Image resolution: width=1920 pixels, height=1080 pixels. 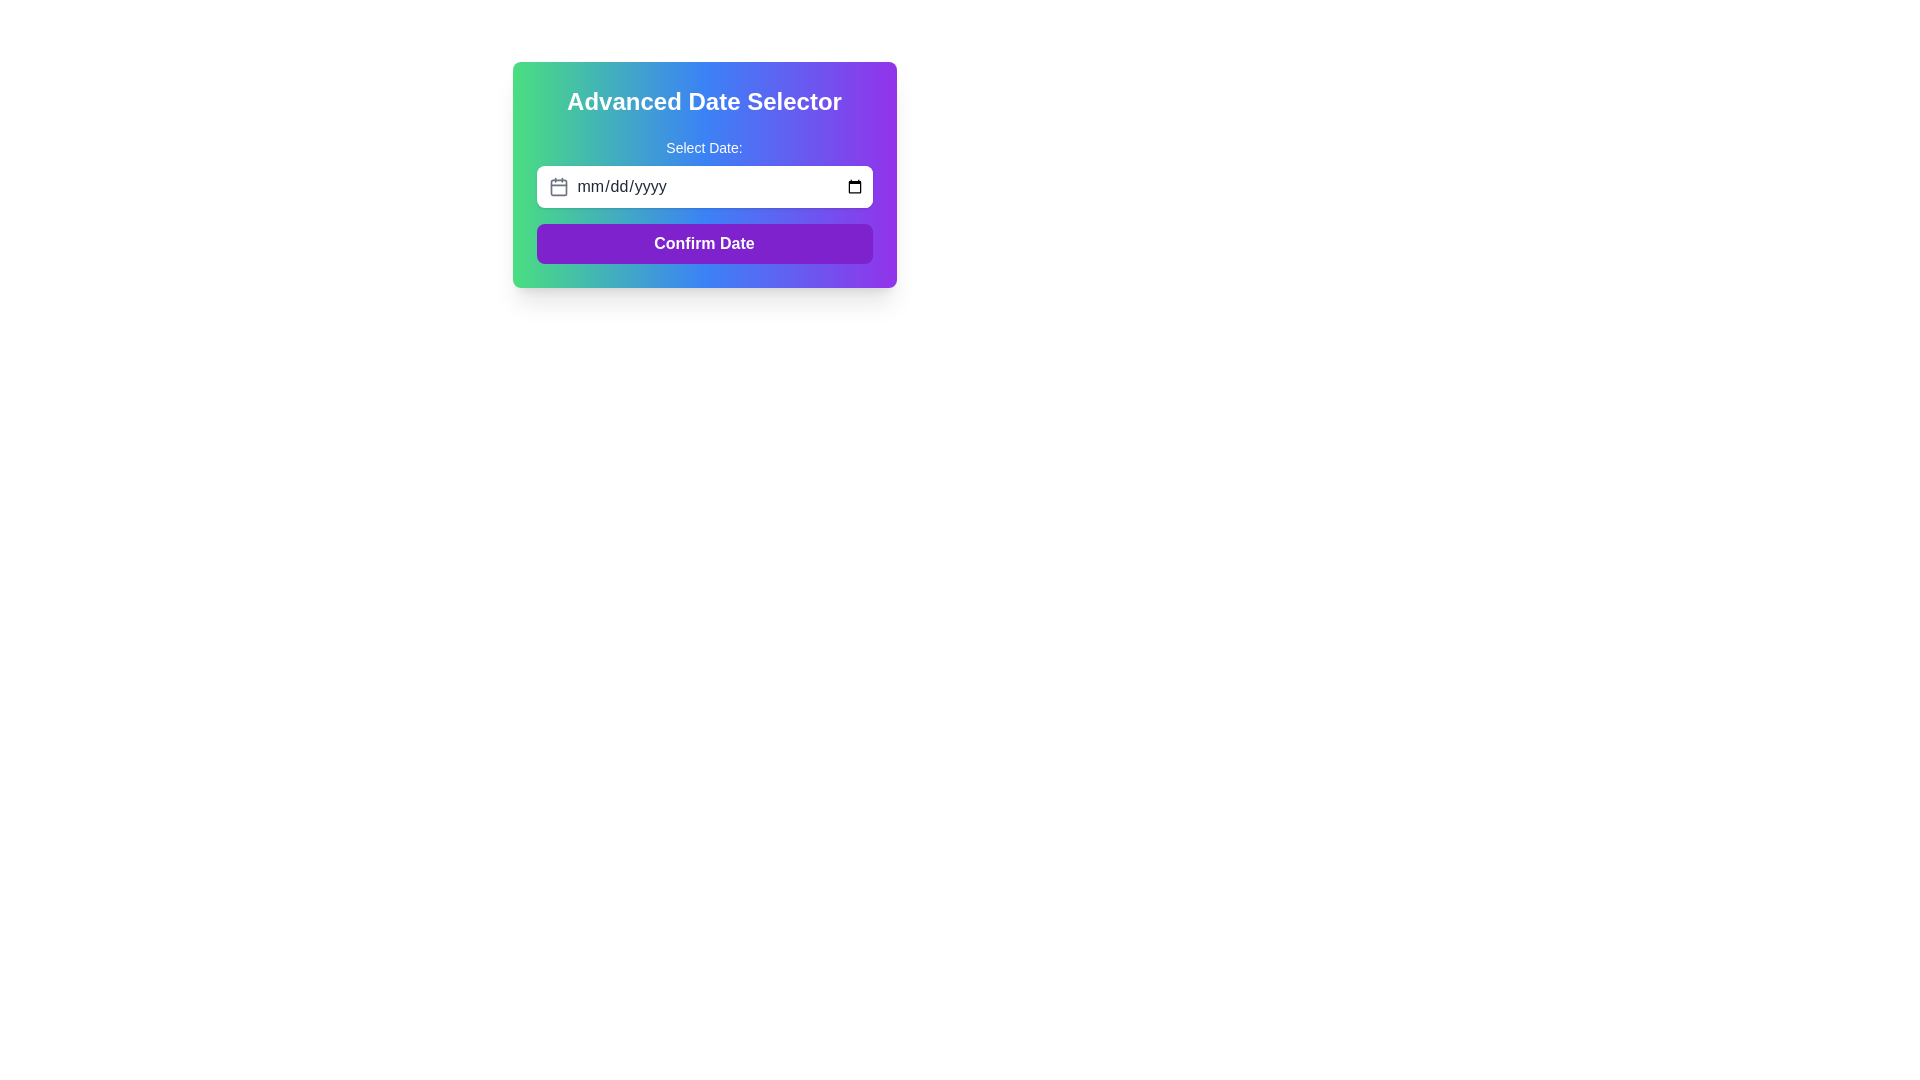 I want to click on the rounded rectangle within the calendar icon located to the left of the date input field labeled 'mm/dd/yyyy', so click(x=558, y=187).